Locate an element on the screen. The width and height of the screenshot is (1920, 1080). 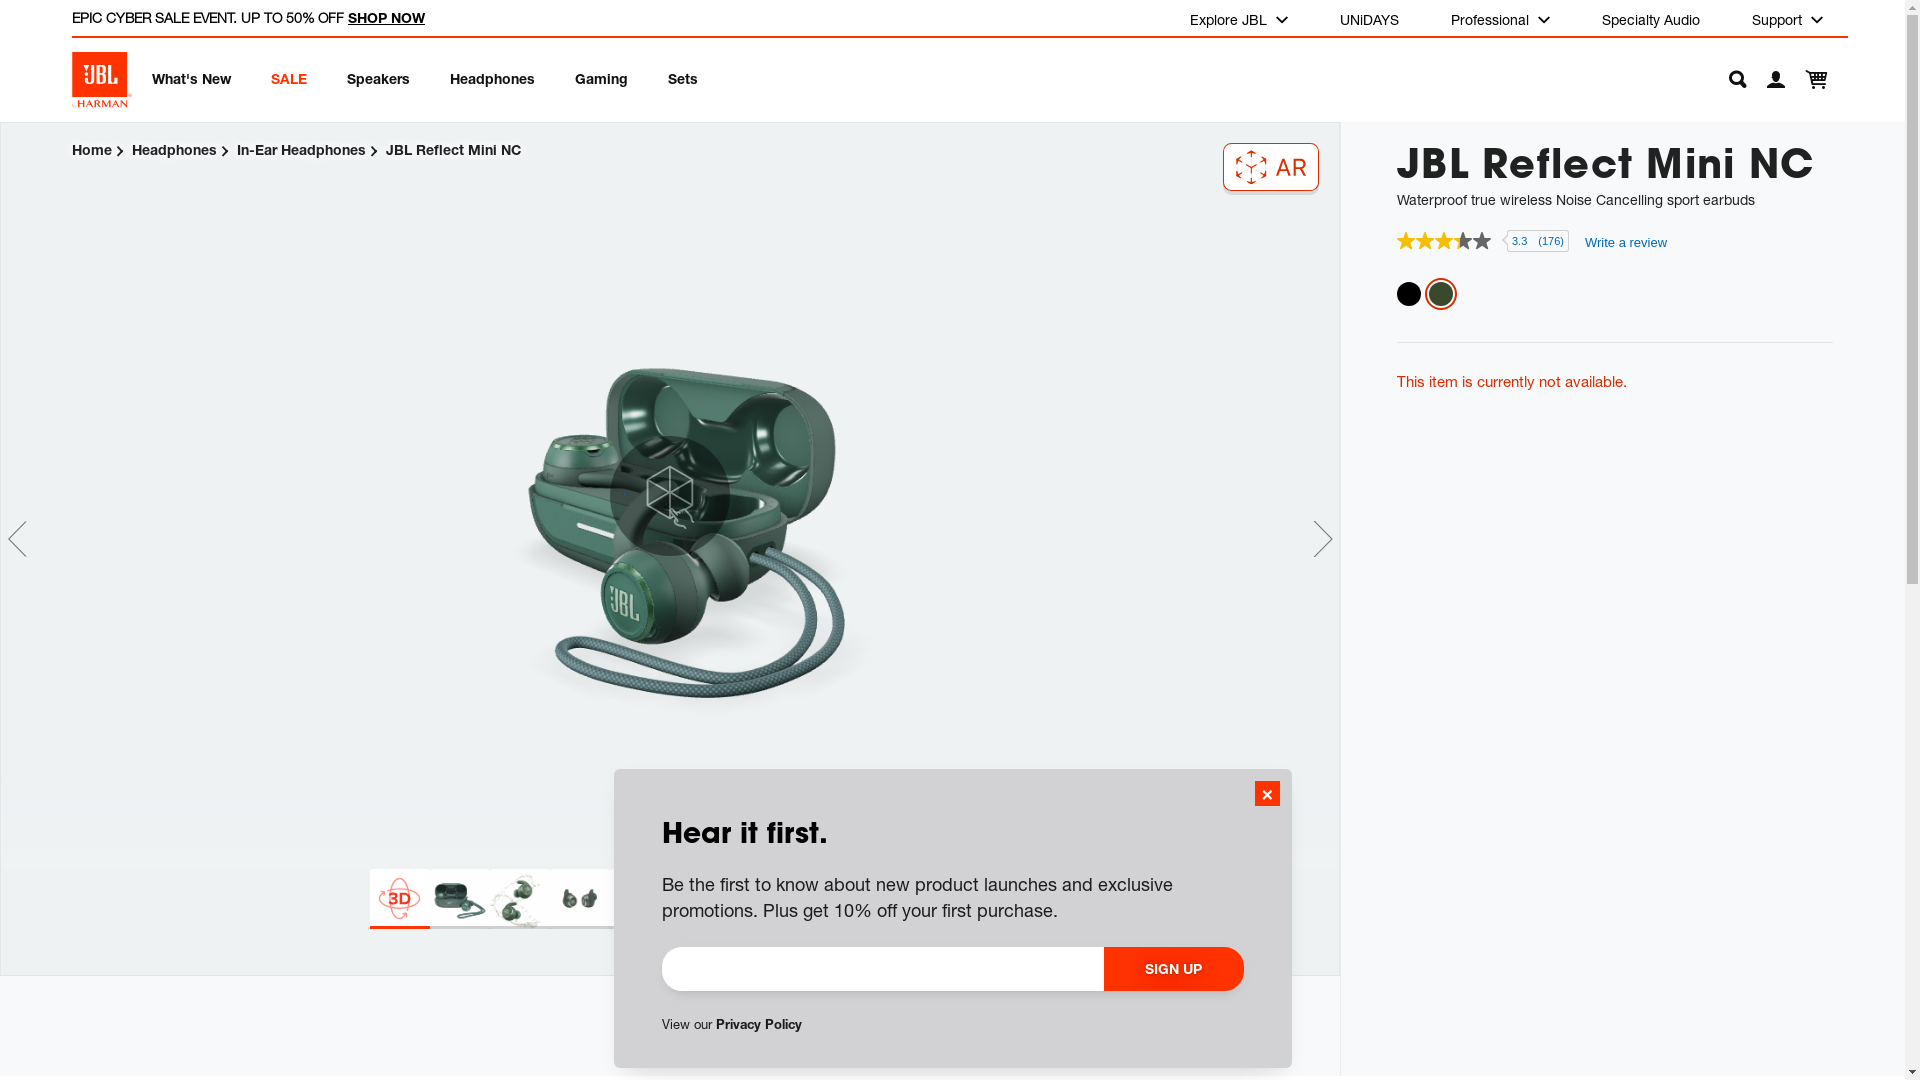
'Specialty Audio' is located at coordinates (1651, 19).